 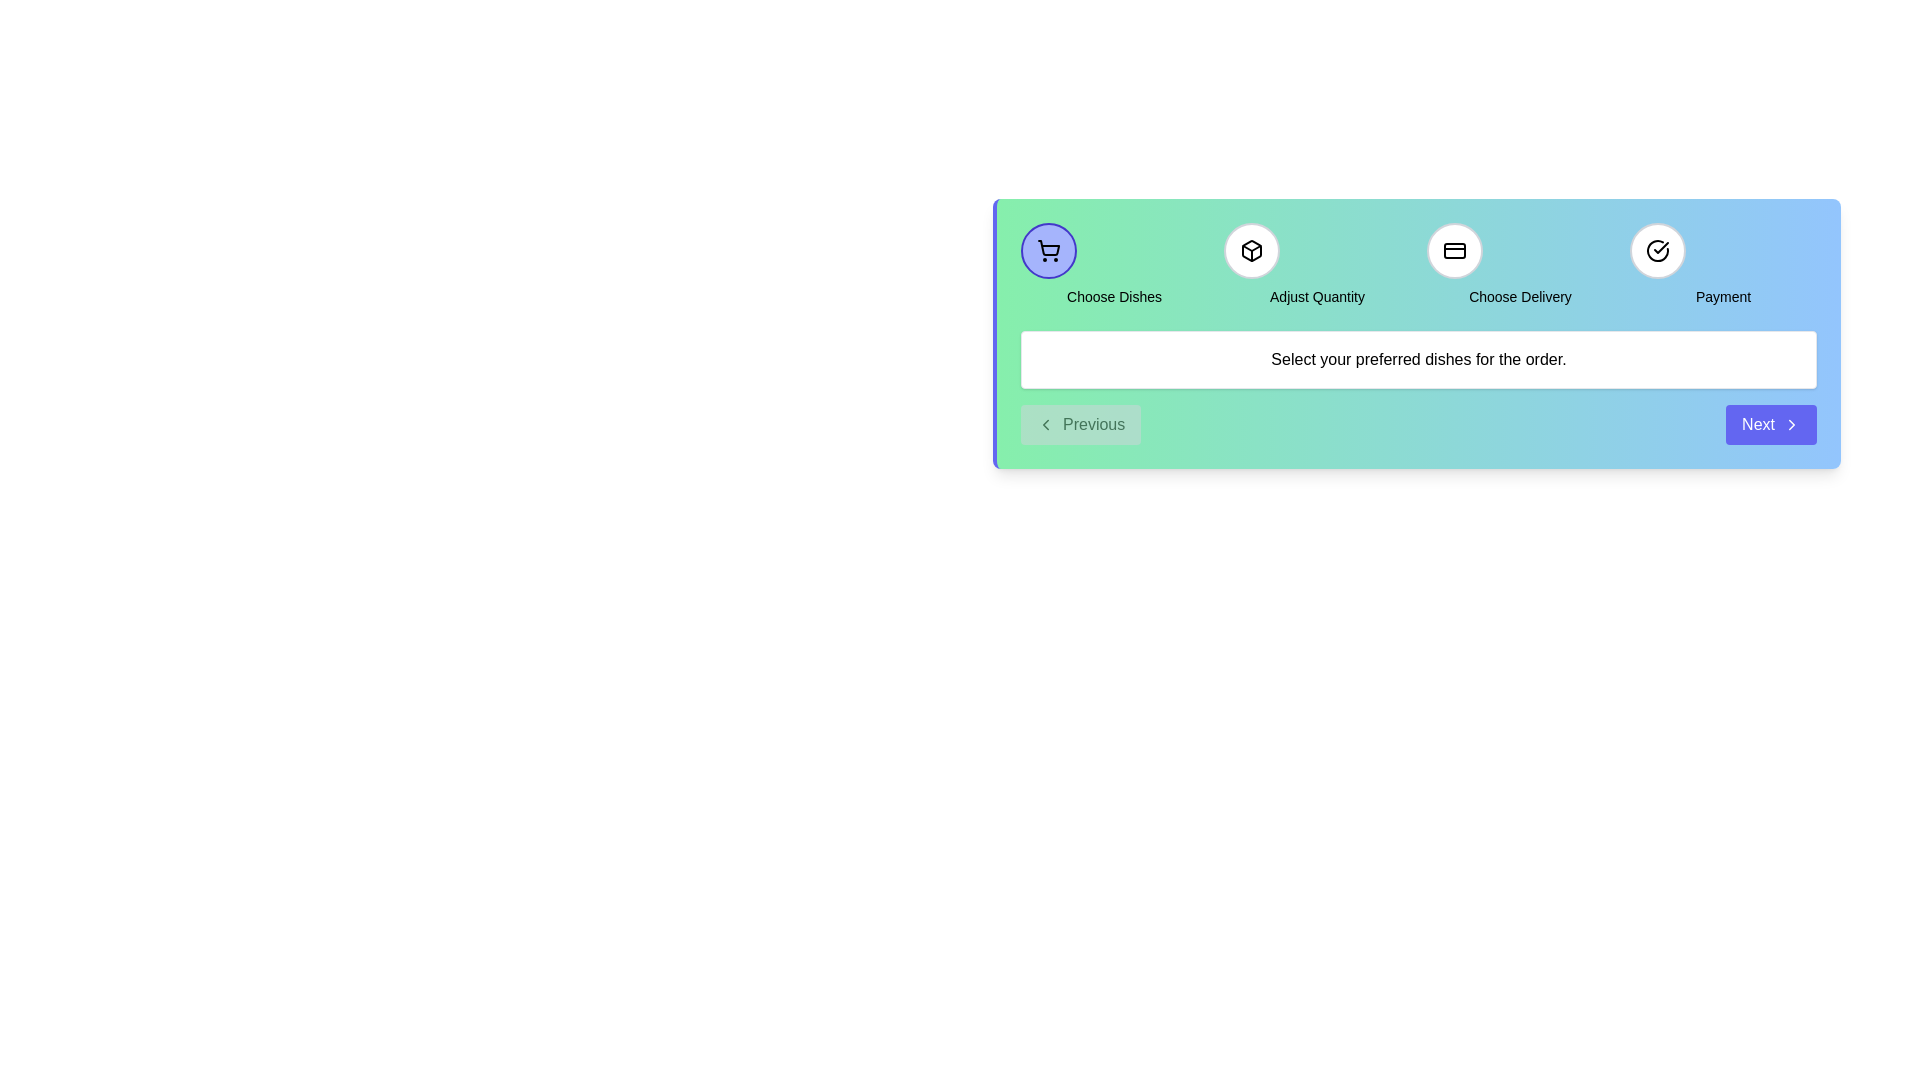 What do you see at coordinates (1657, 249) in the screenshot?
I see `the circular checkmark icon located in the fourth position of the top navigation bar, which serves as a confirmation or success indicator` at bounding box center [1657, 249].